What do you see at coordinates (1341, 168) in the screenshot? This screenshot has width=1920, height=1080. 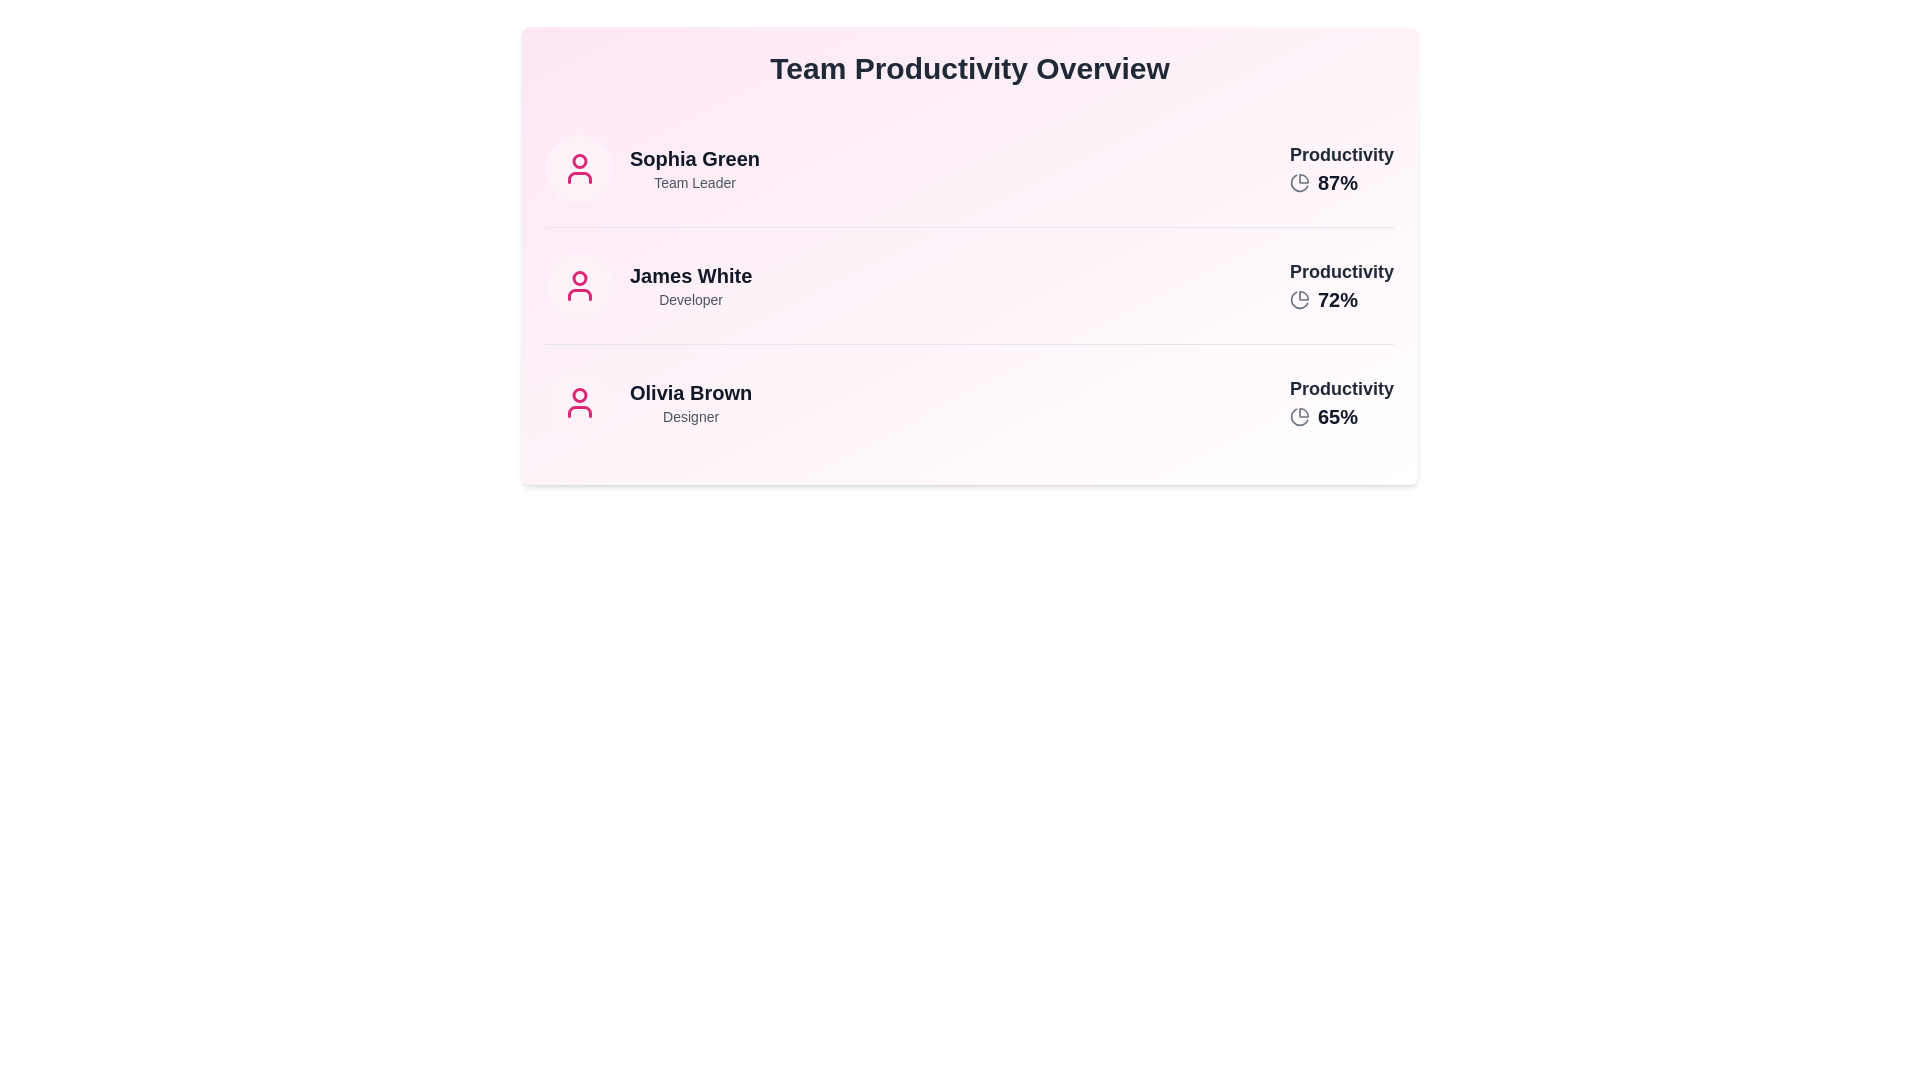 I see `productivity percentage (87%) displayed for the user 'Sophia Green' in the Statistic Display located in the top section of the Team Productivity Overview card, aligned to the right` at bounding box center [1341, 168].